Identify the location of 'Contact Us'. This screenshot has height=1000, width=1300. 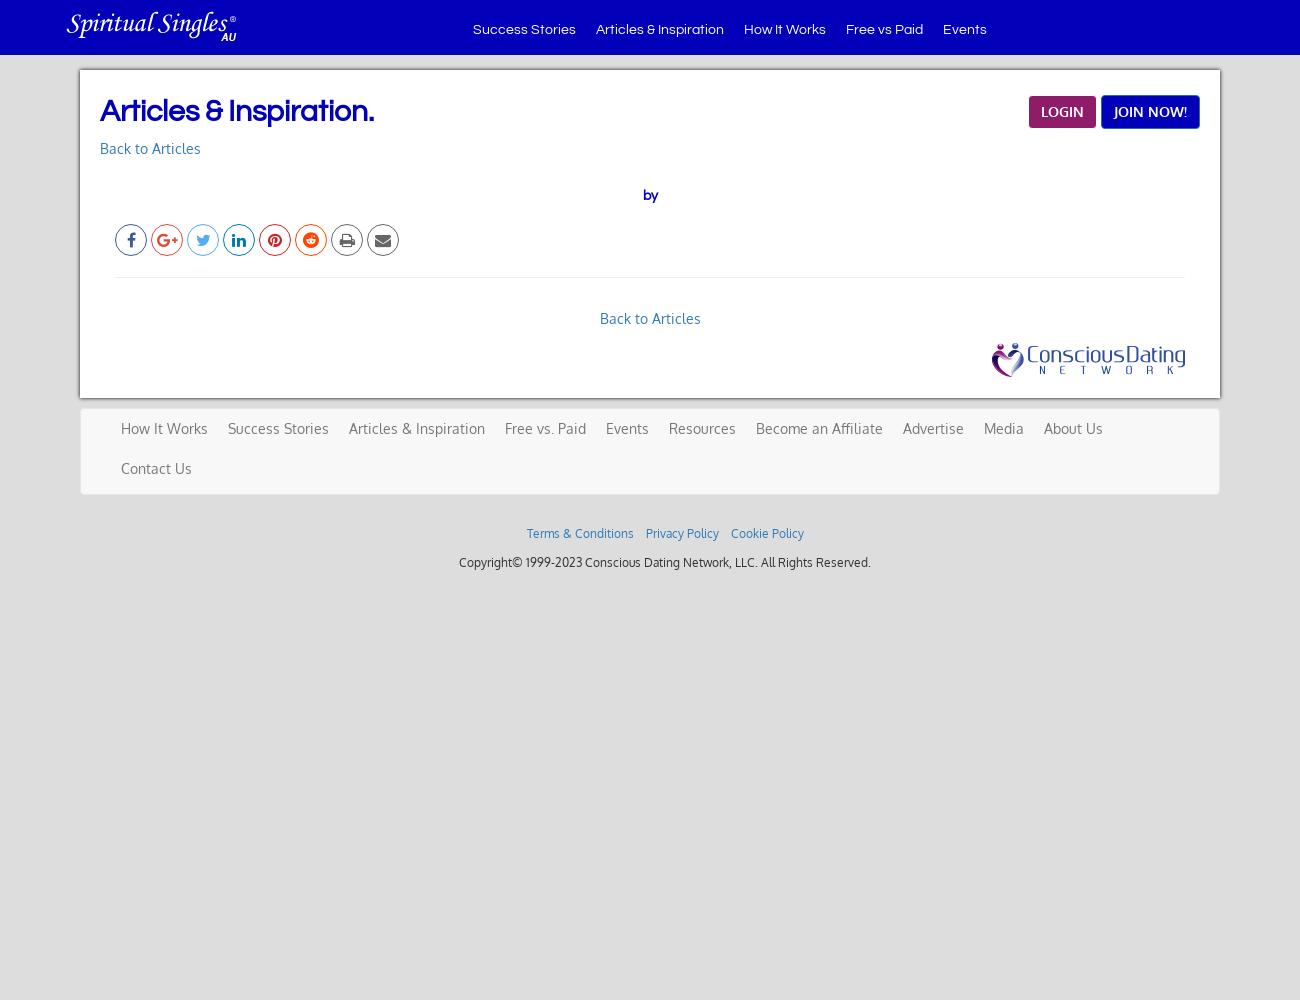
(155, 467).